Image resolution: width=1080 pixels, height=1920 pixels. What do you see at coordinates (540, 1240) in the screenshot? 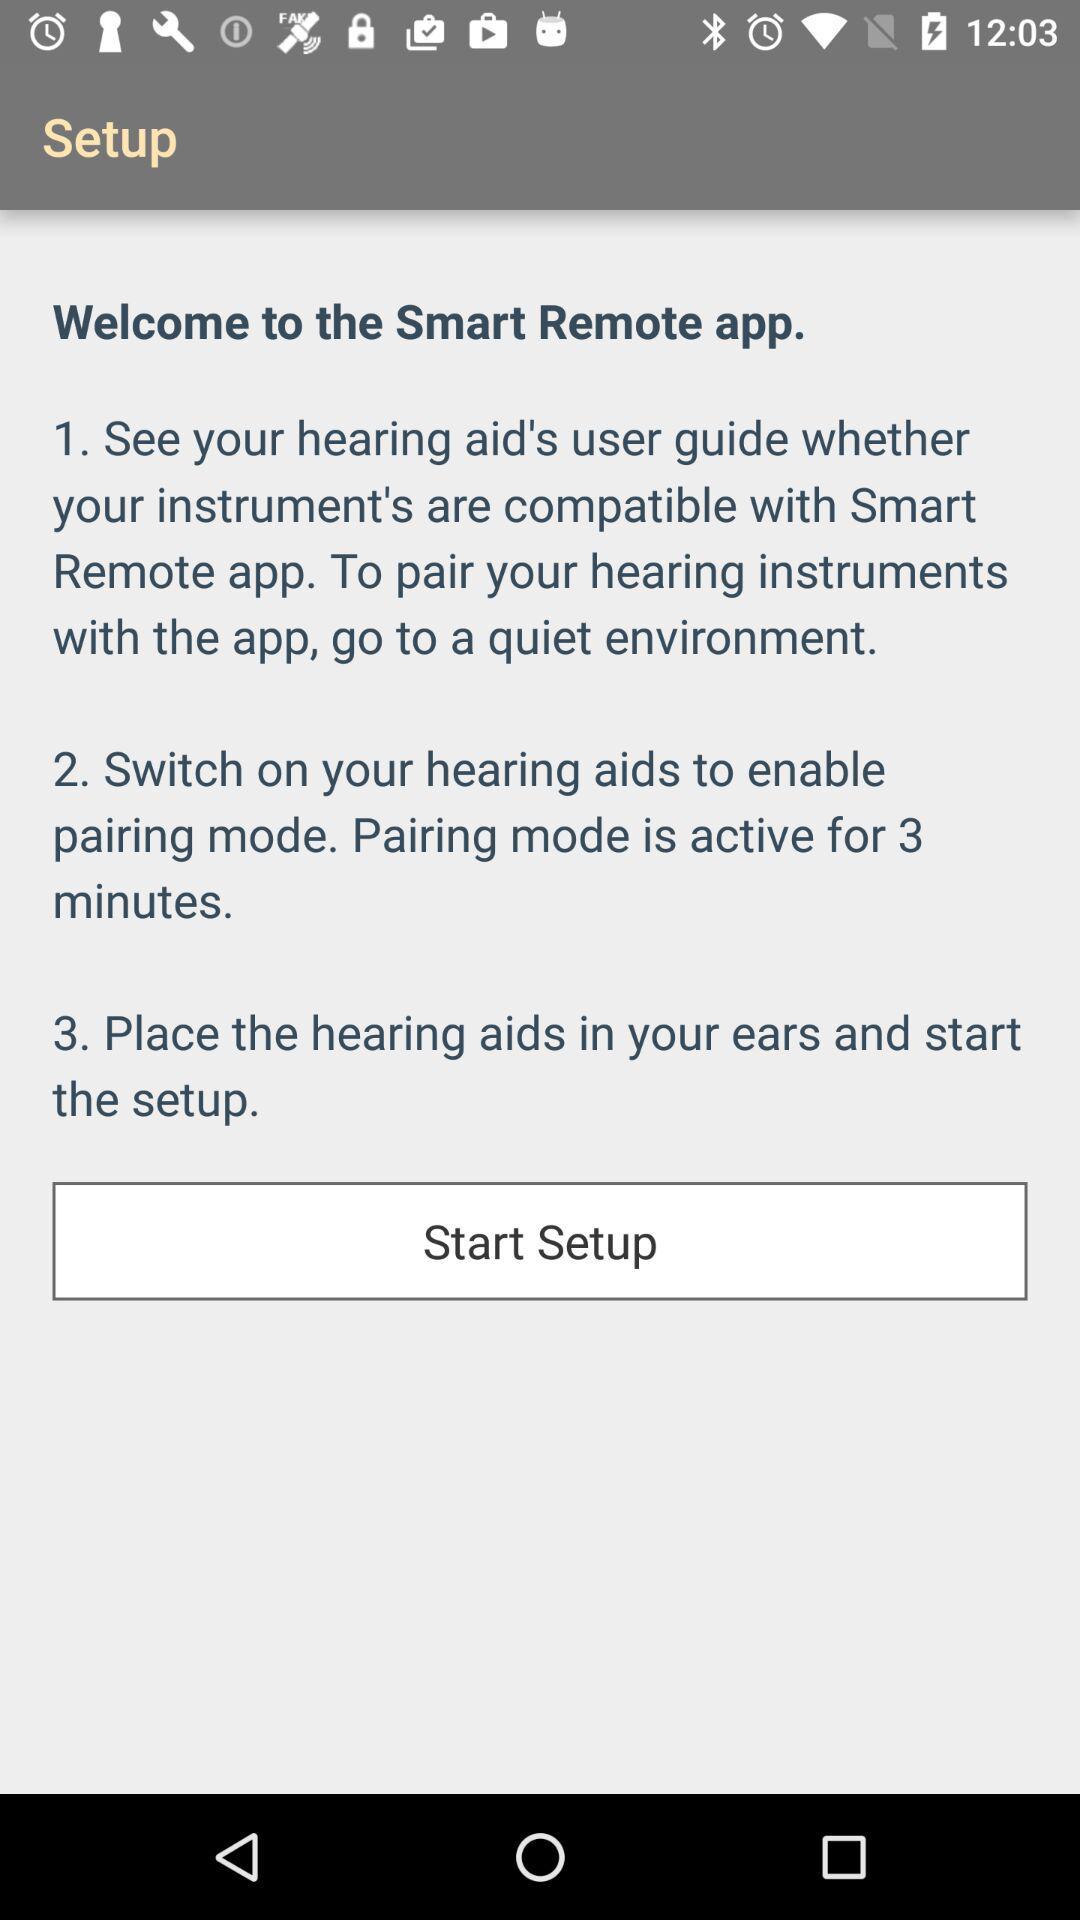
I see `start setup icon` at bounding box center [540, 1240].